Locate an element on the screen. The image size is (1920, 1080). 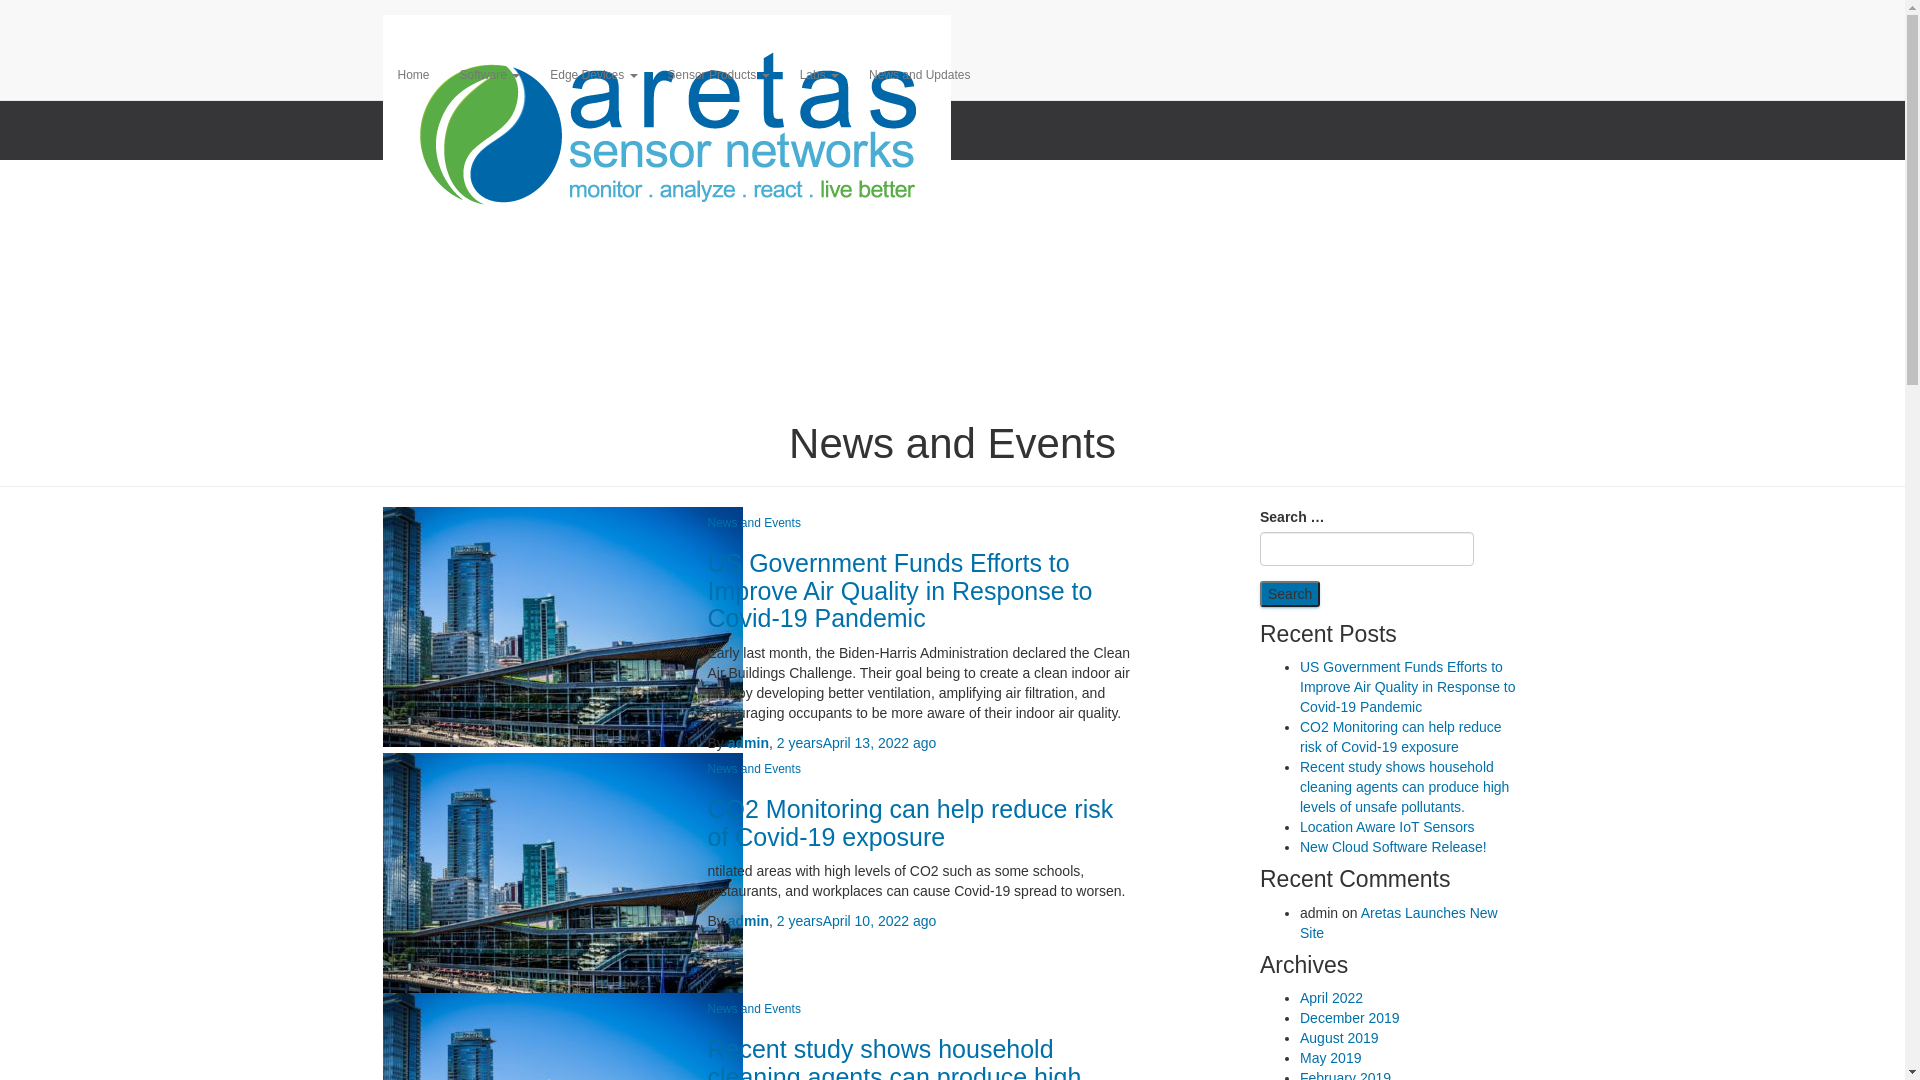
'CO2 Monitoring can help reduce risk of Covid-19 exposure' is located at coordinates (910, 822).